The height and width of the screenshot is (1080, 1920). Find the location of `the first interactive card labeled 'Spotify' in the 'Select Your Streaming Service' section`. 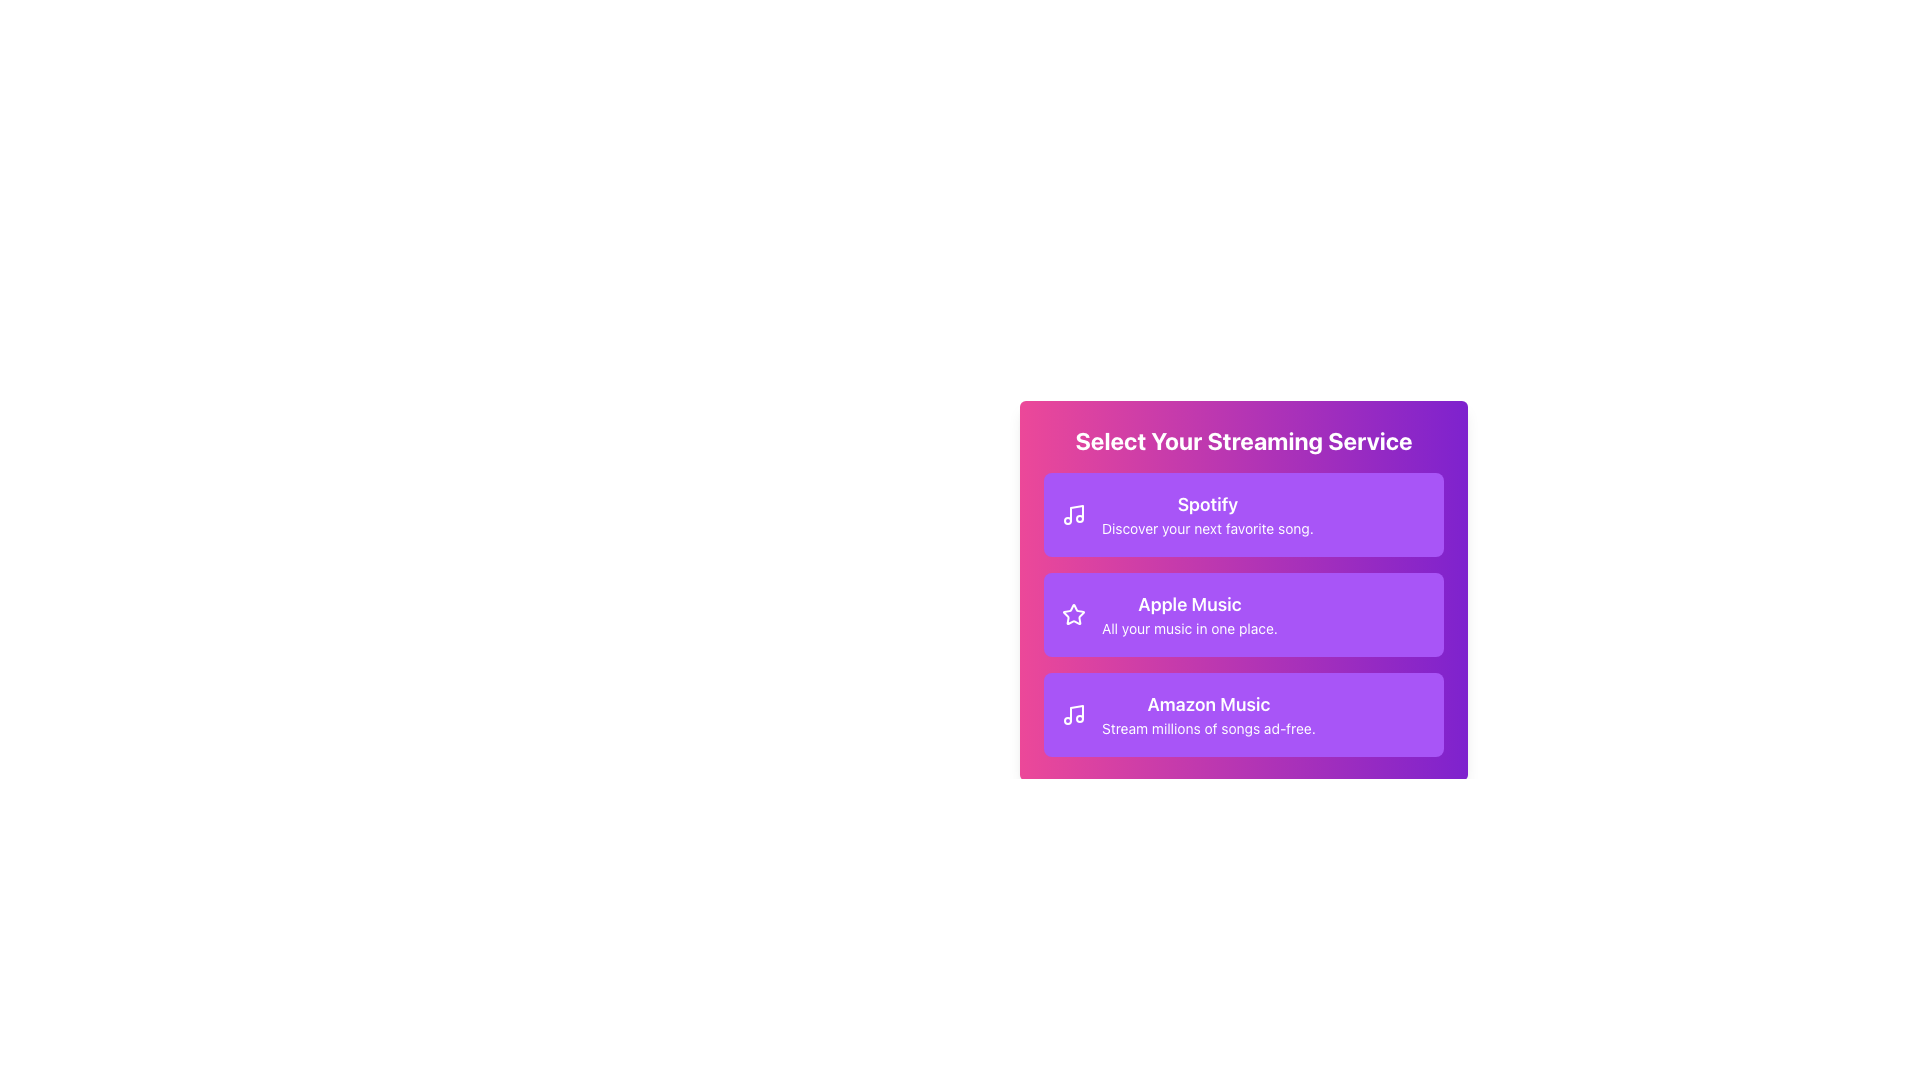

the first interactive card labeled 'Spotify' in the 'Select Your Streaming Service' section is located at coordinates (1242, 514).